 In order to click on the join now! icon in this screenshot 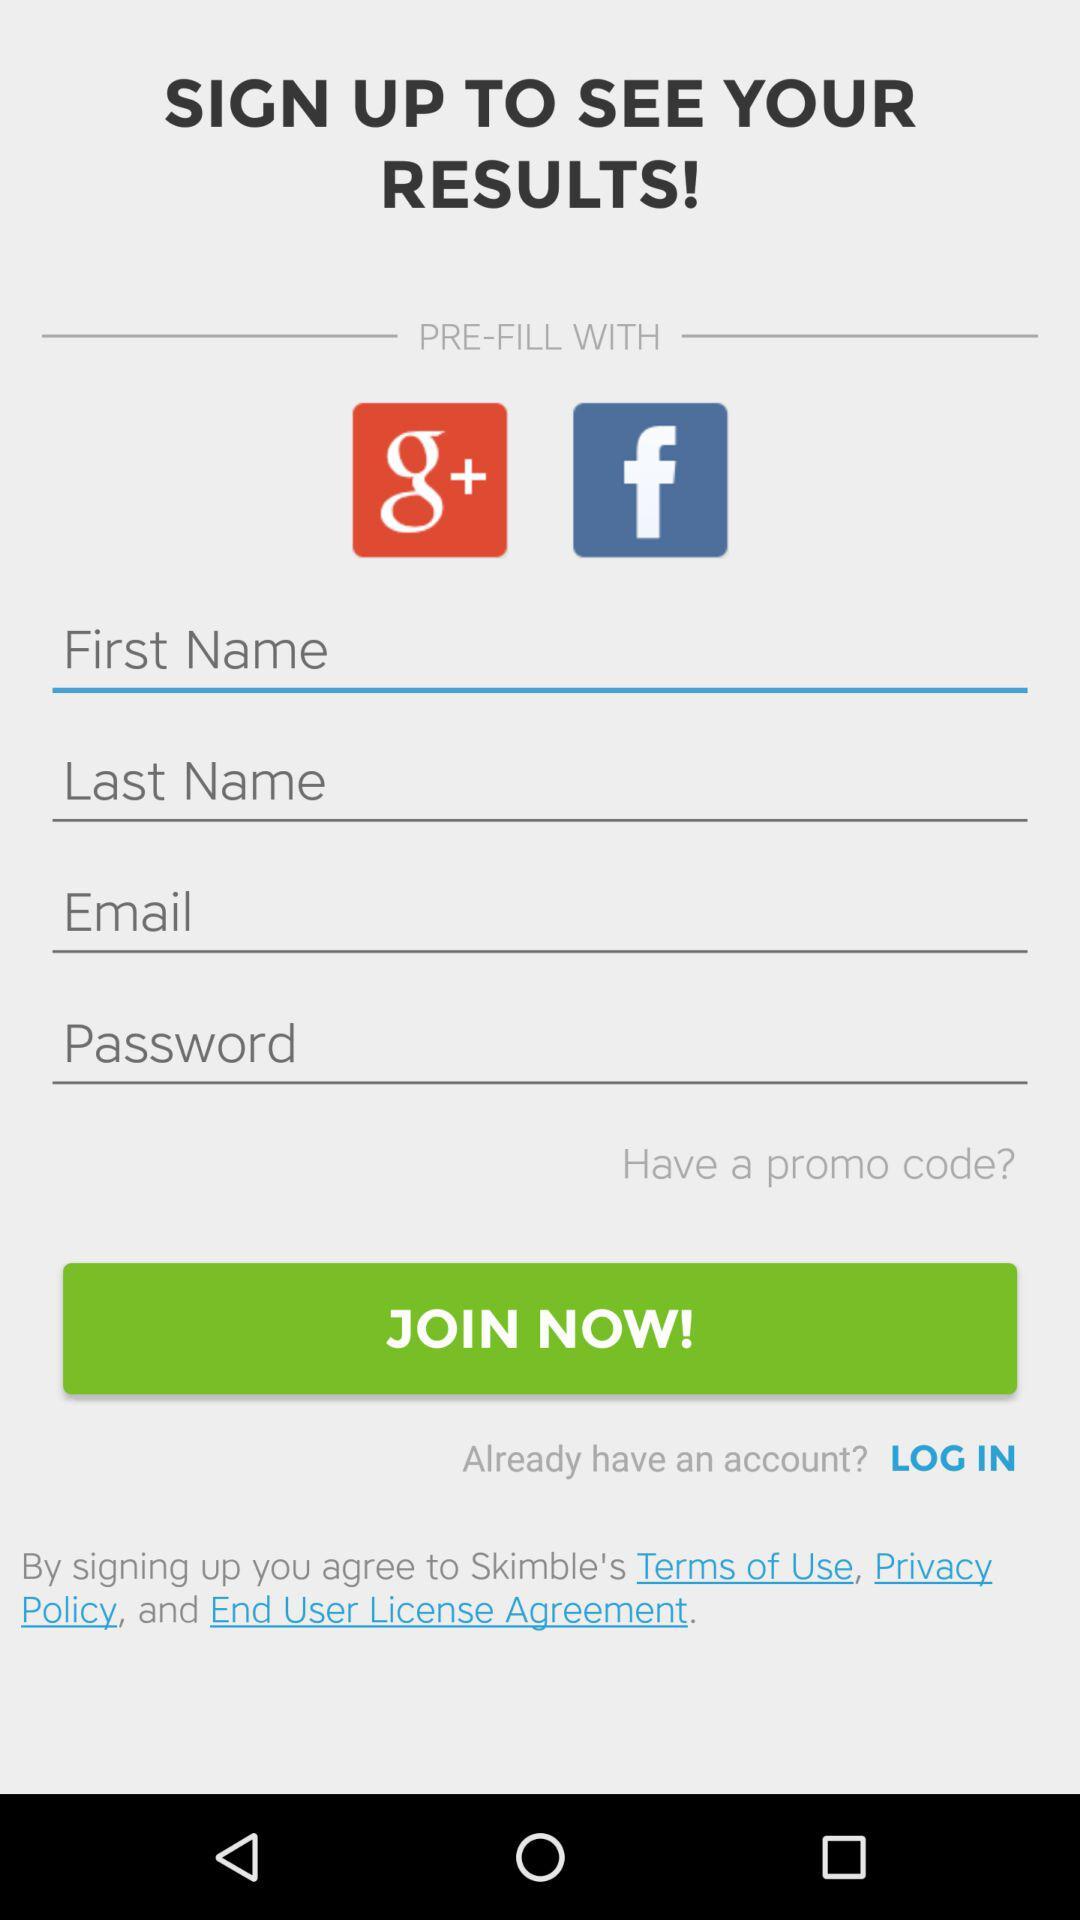, I will do `click(540, 1328)`.